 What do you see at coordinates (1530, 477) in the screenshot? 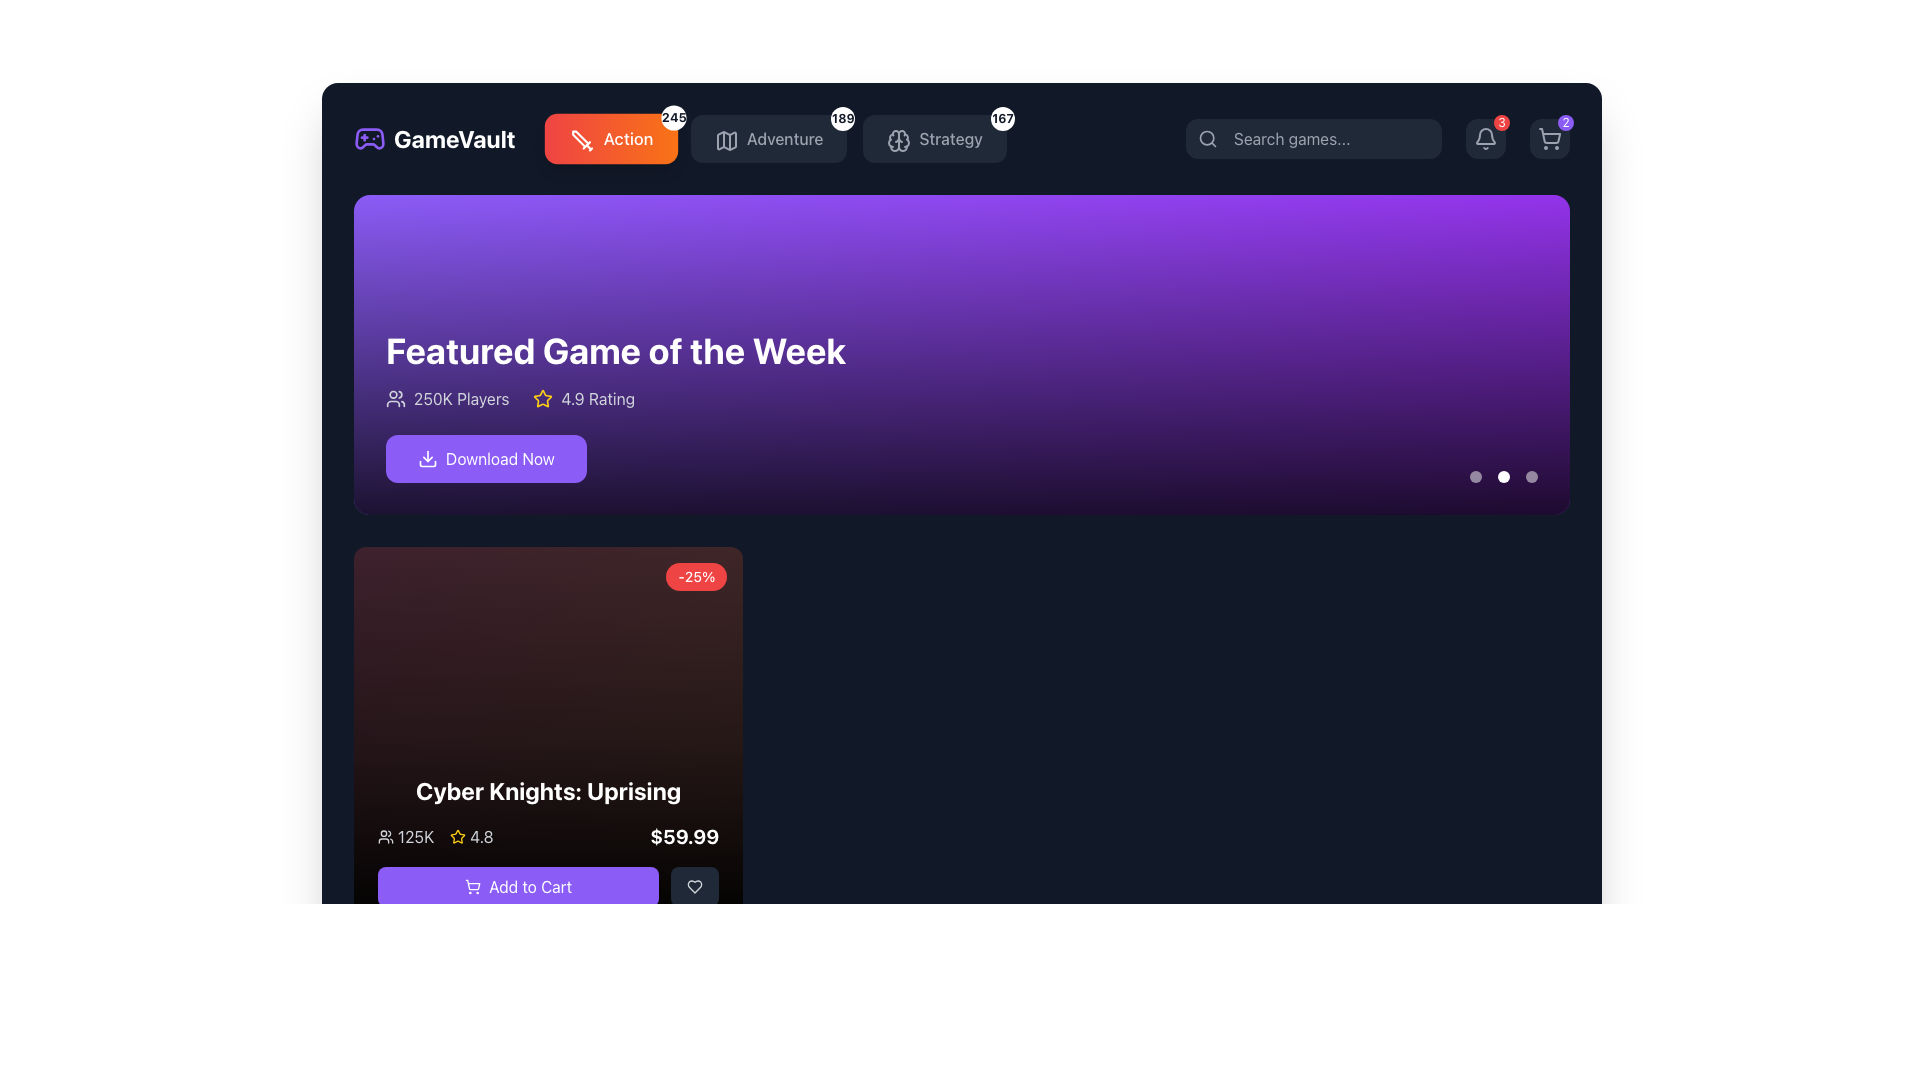
I see `the third circular indicator dot located in the bottom right corner of the purple section, which serves as a visual indicator for the third state in a carousel` at bounding box center [1530, 477].